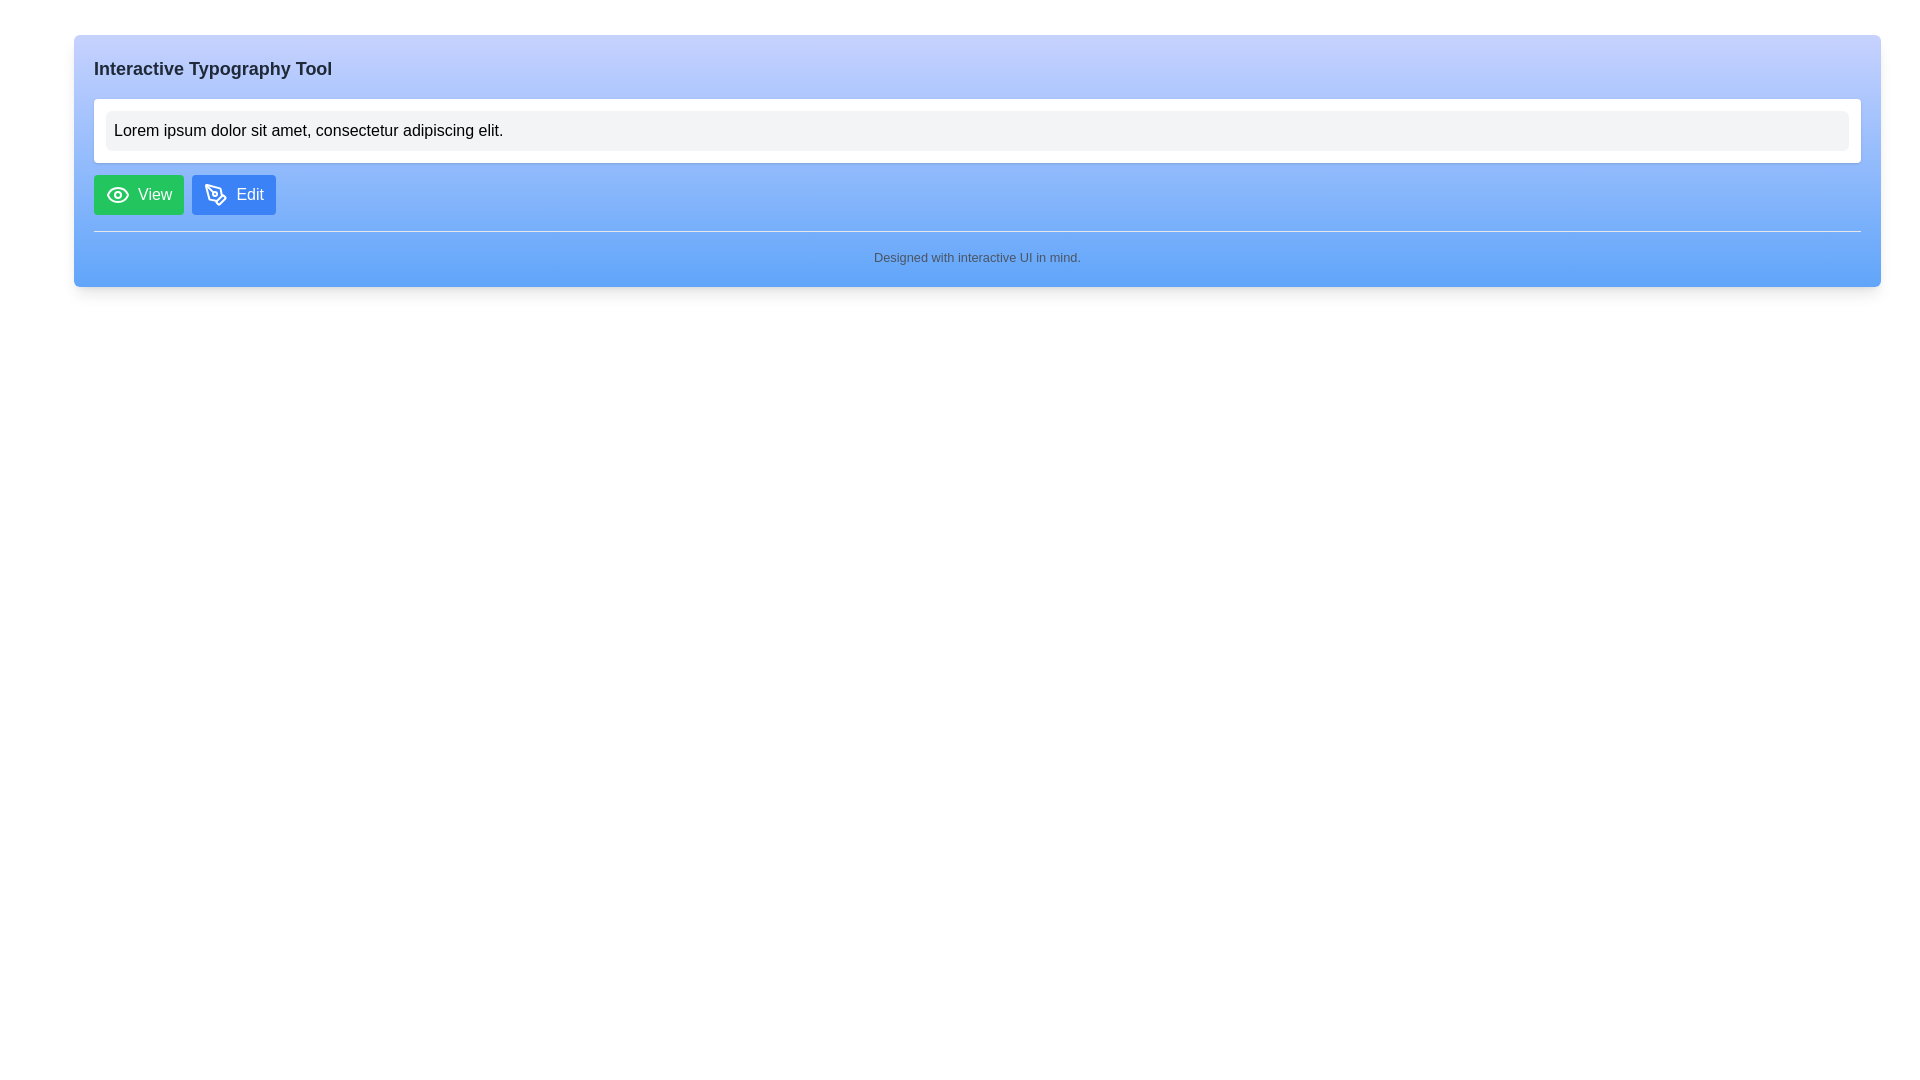 Image resolution: width=1920 pixels, height=1080 pixels. Describe the element at coordinates (234, 195) in the screenshot. I see `the blue rectangular button with rounded corners that has a pen tool icon and the text 'Edit'` at that location.